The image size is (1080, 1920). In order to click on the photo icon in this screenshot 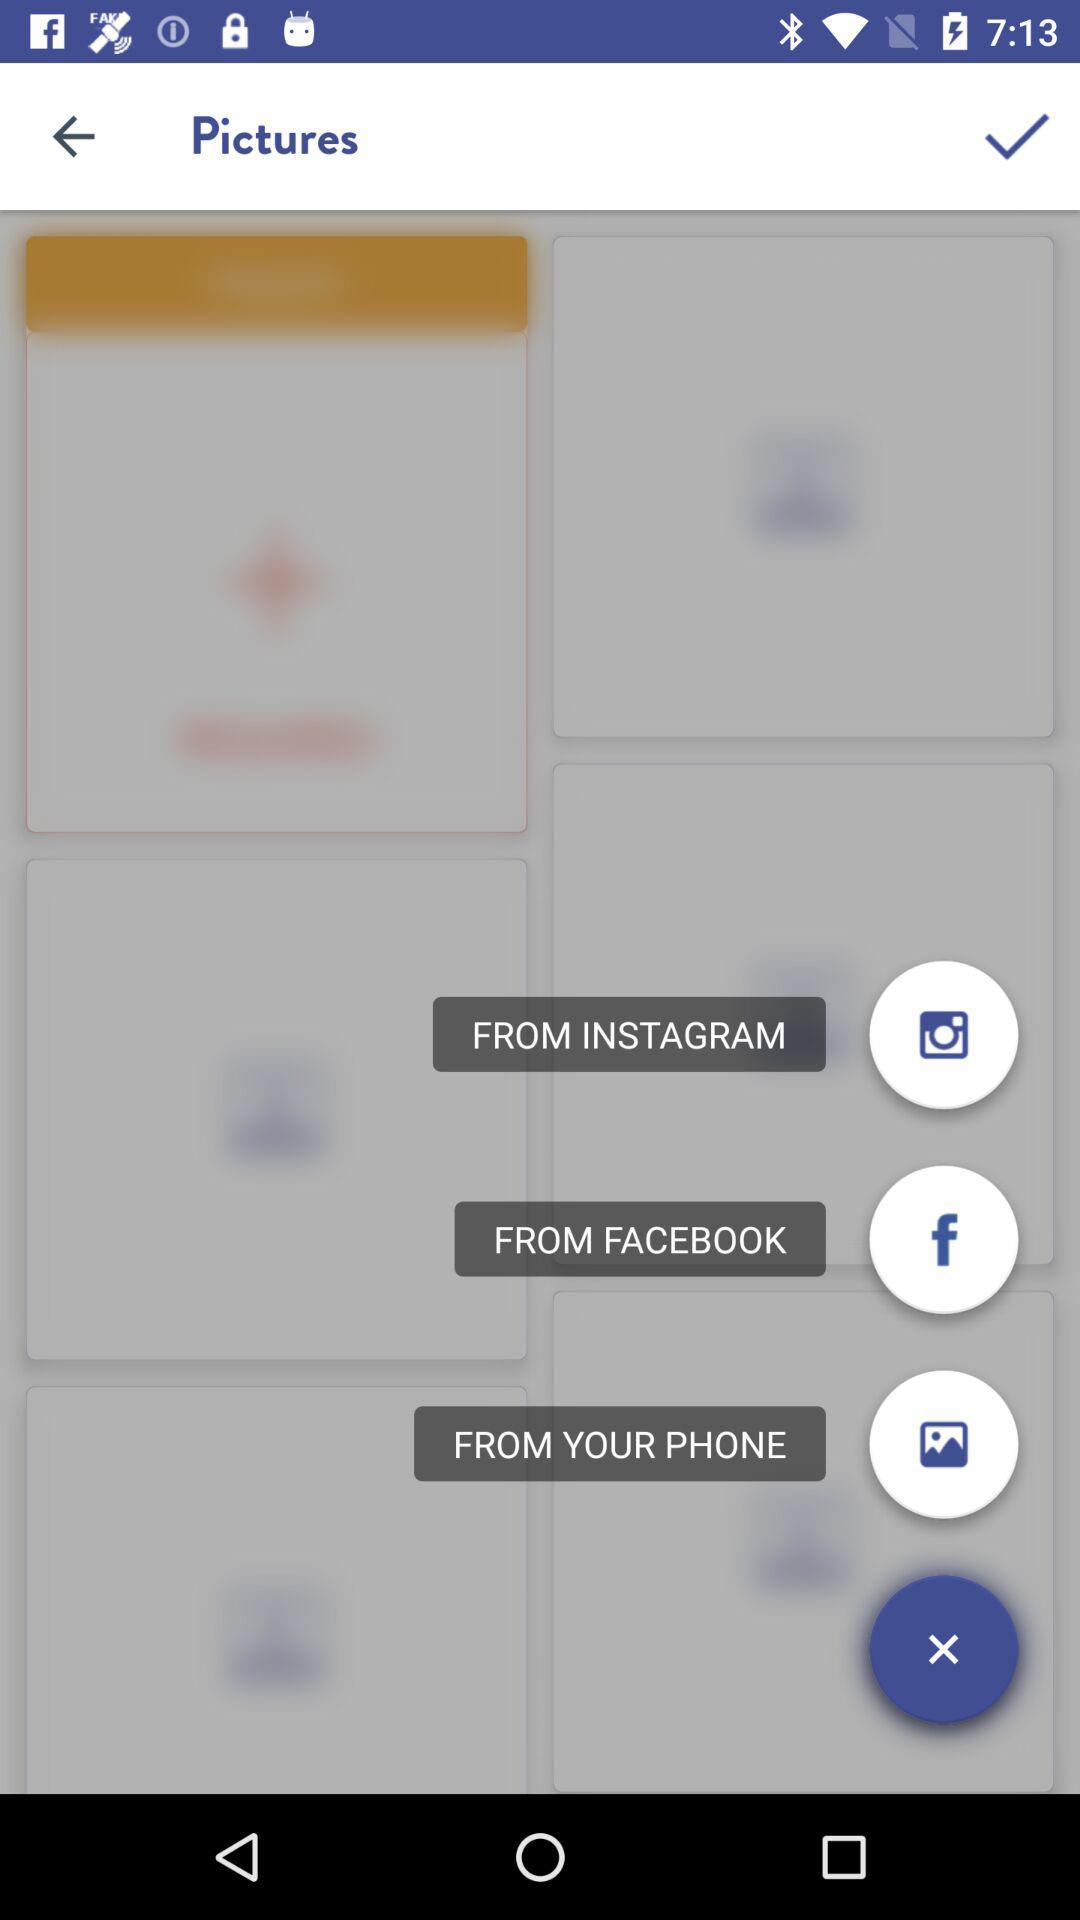, I will do `click(943, 1452)`.